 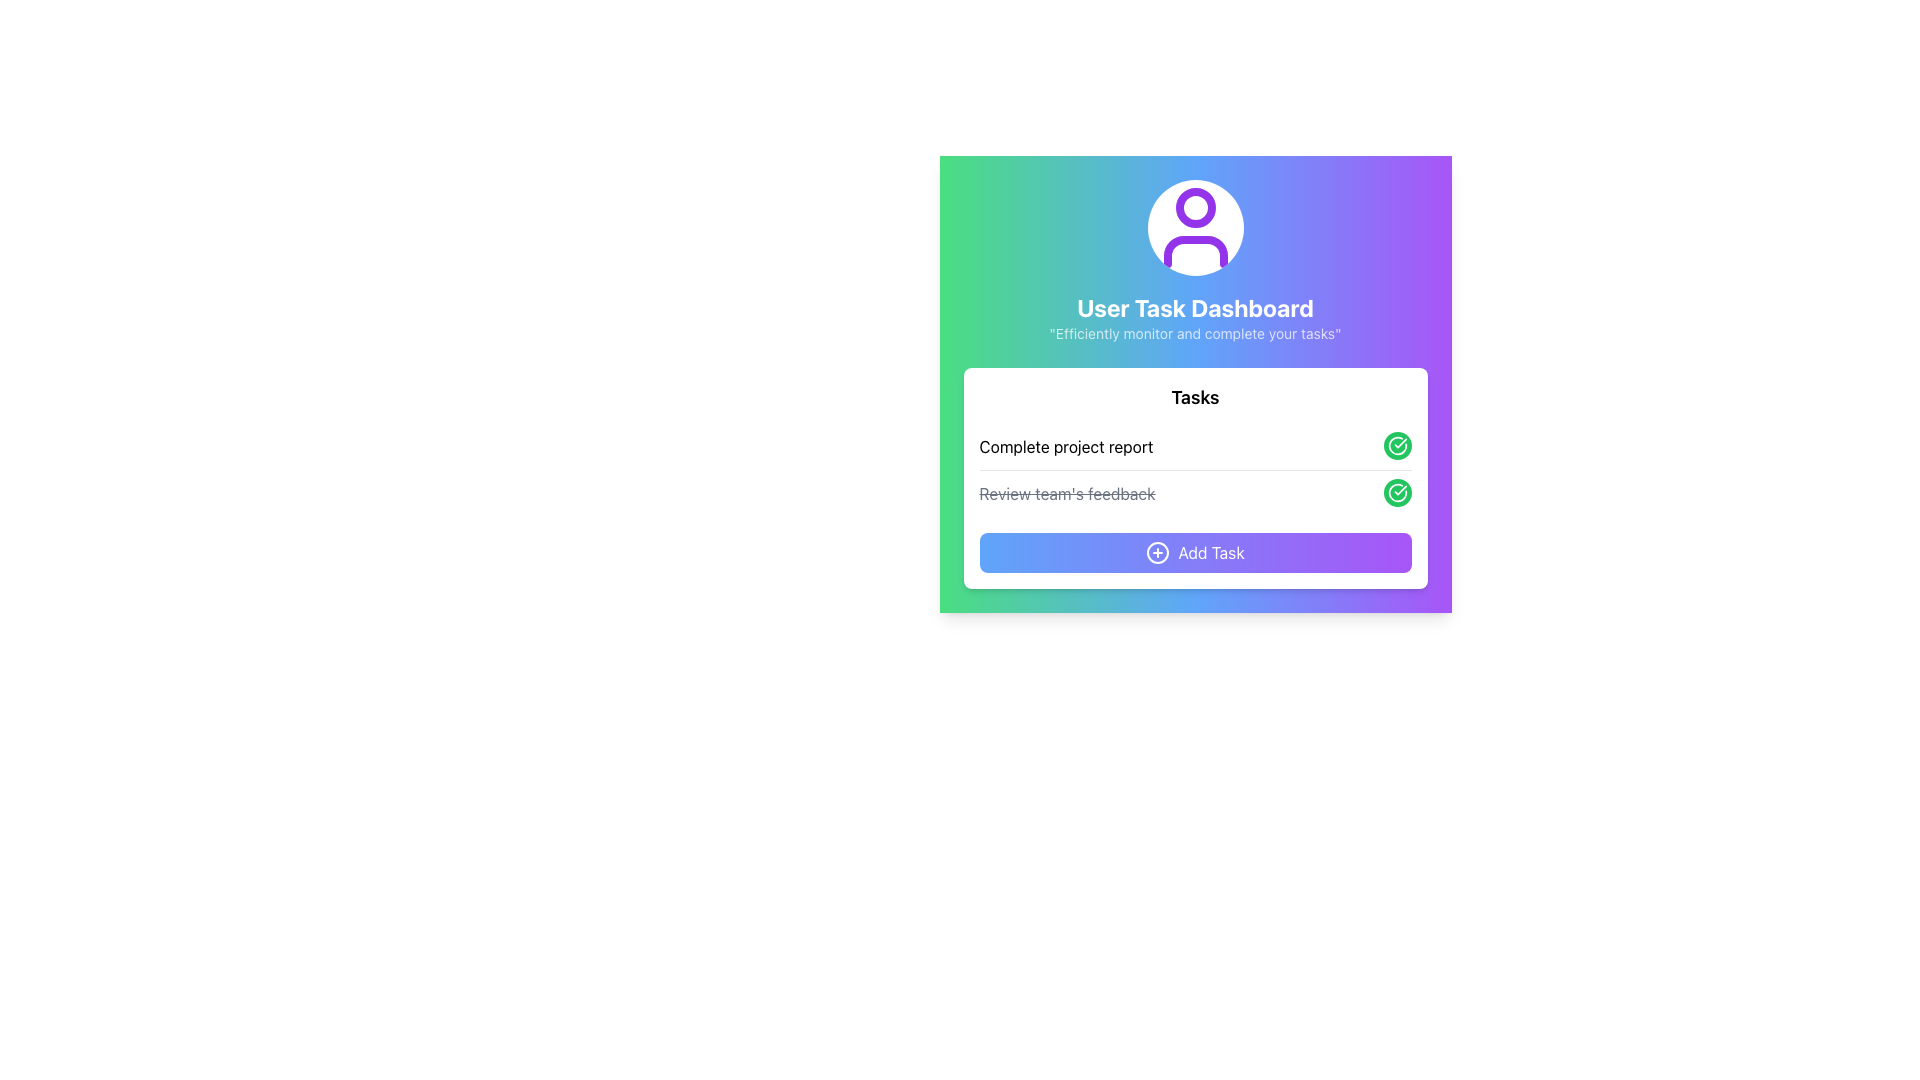 What do you see at coordinates (1396, 445) in the screenshot?
I see `the task completion icon located to the right of the 'Review team’s feedback' task text` at bounding box center [1396, 445].